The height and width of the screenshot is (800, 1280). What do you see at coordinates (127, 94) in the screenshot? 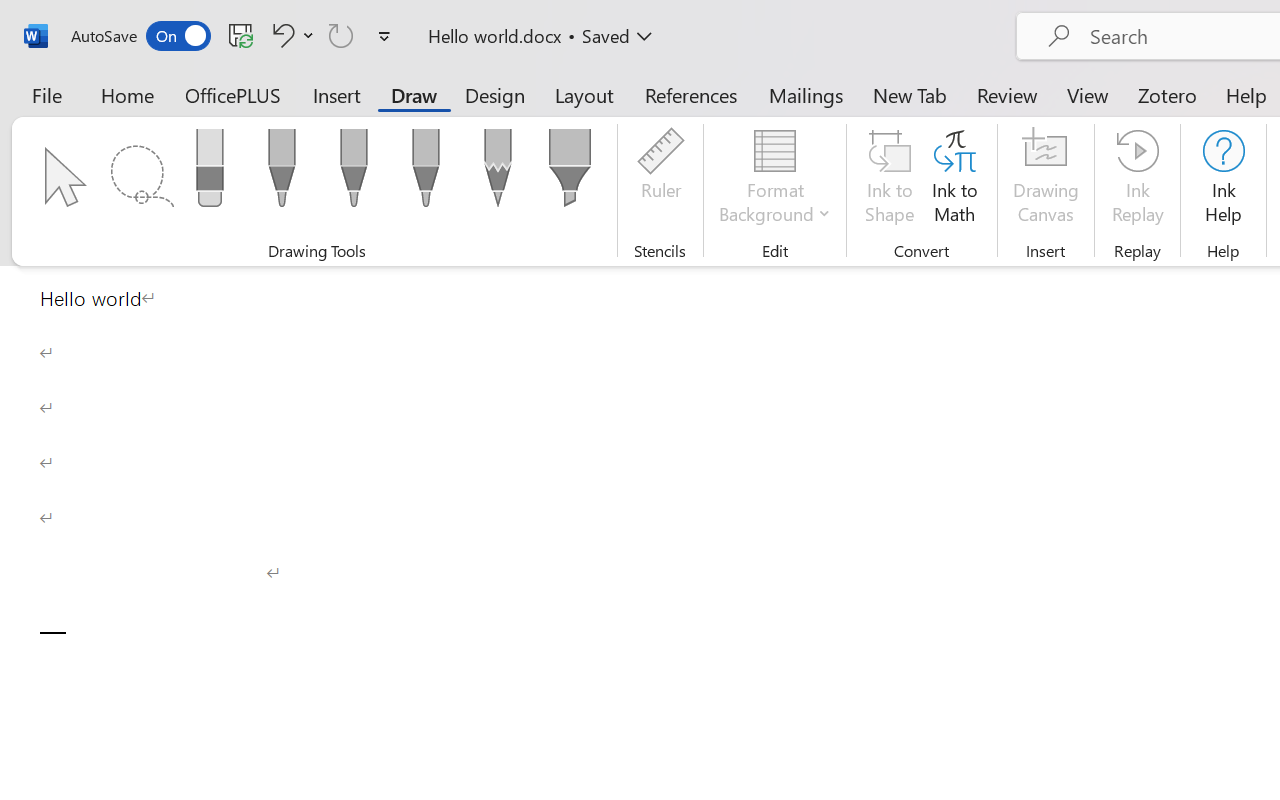
I see `'Home'` at bounding box center [127, 94].